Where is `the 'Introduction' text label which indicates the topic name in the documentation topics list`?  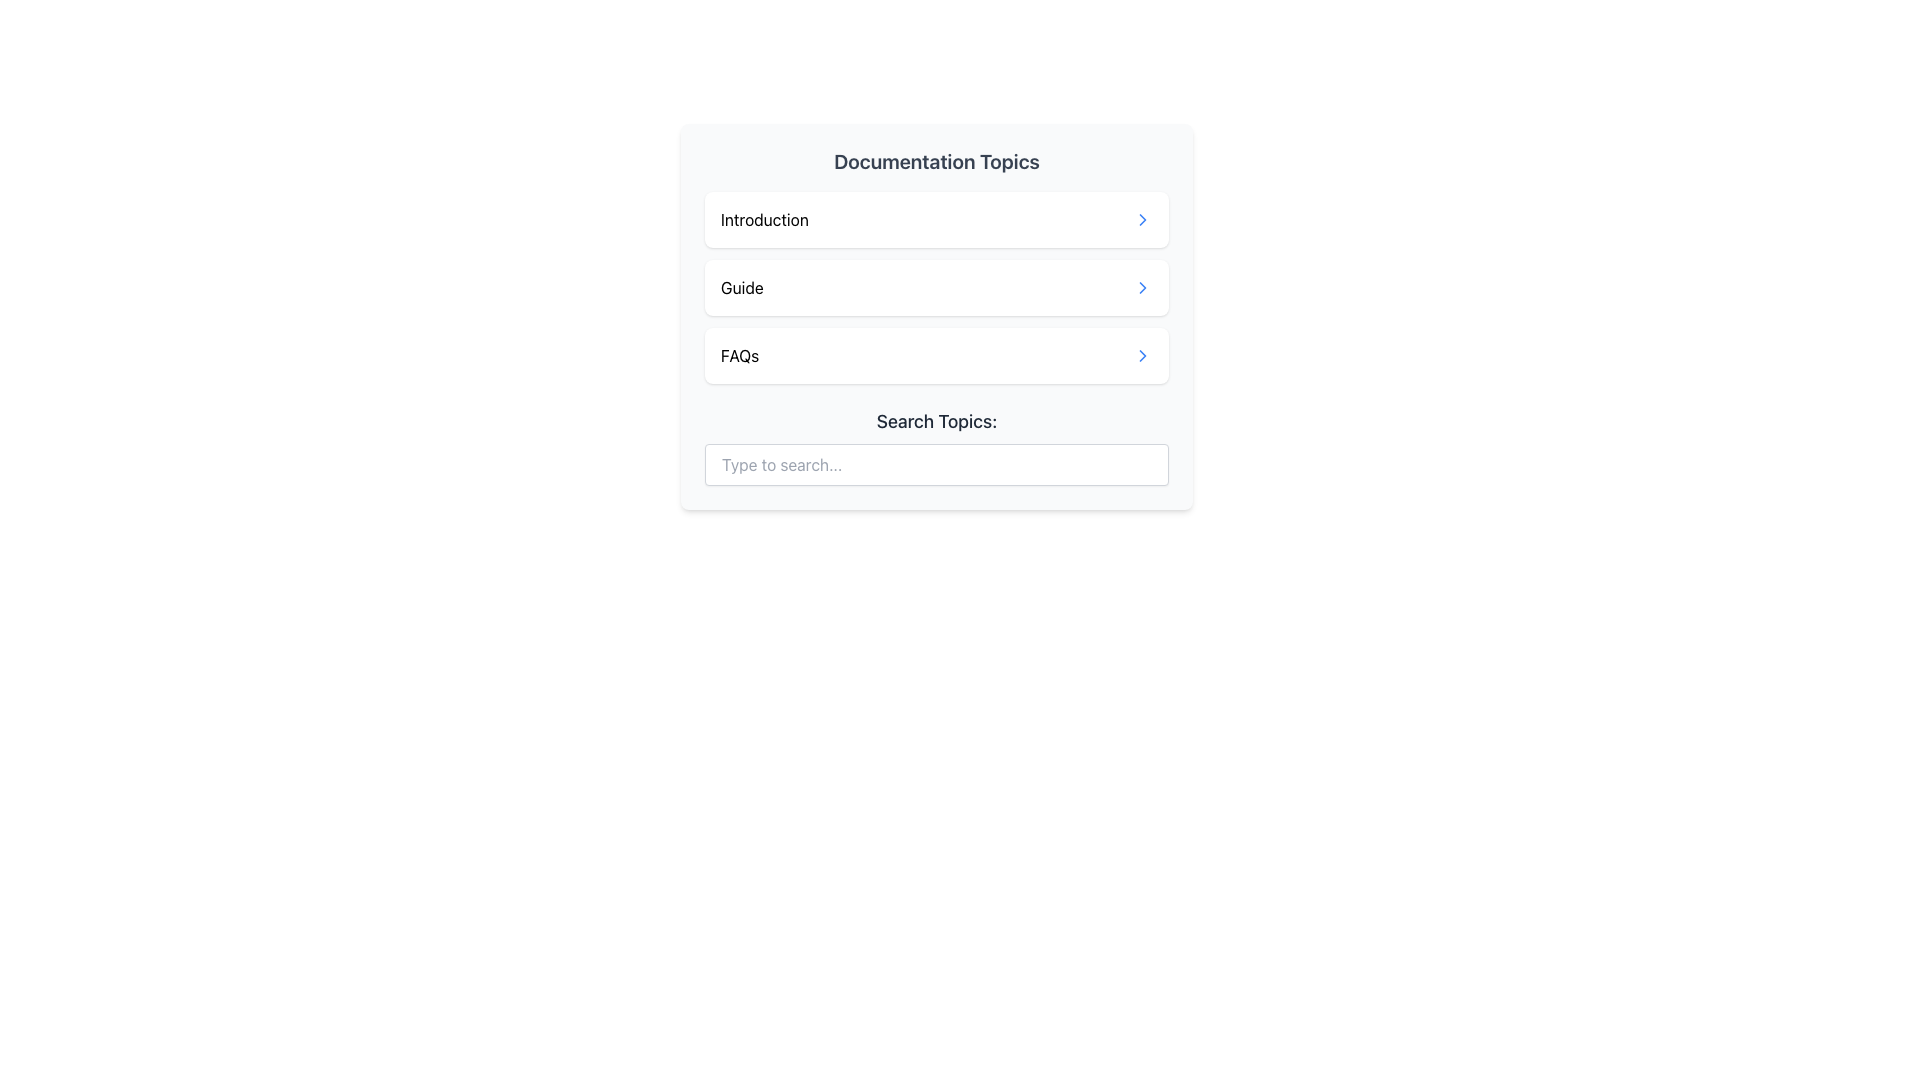 the 'Introduction' text label which indicates the topic name in the documentation topics list is located at coordinates (763, 219).